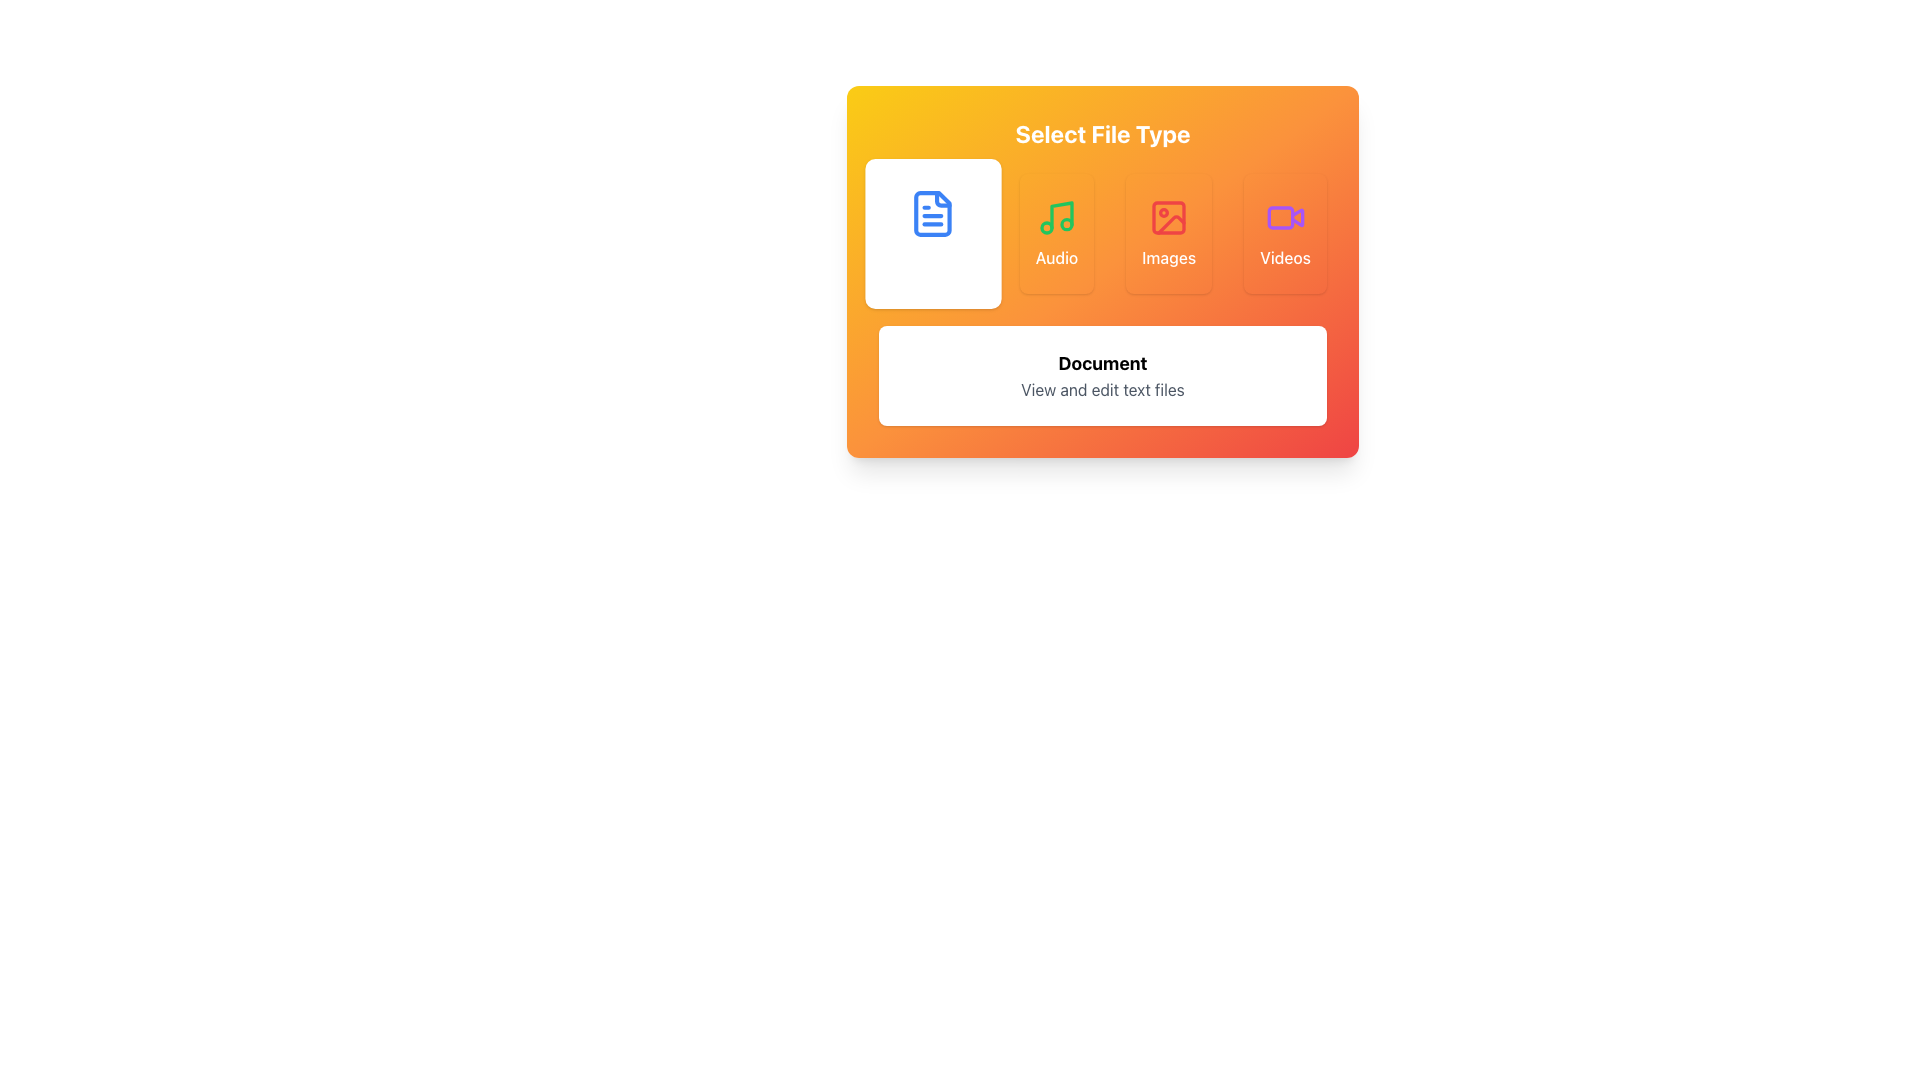  What do you see at coordinates (1169, 257) in the screenshot?
I see `the Text label indicating the file selection type 'Images' in the 'Select File Type' section` at bounding box center [1169, 257].